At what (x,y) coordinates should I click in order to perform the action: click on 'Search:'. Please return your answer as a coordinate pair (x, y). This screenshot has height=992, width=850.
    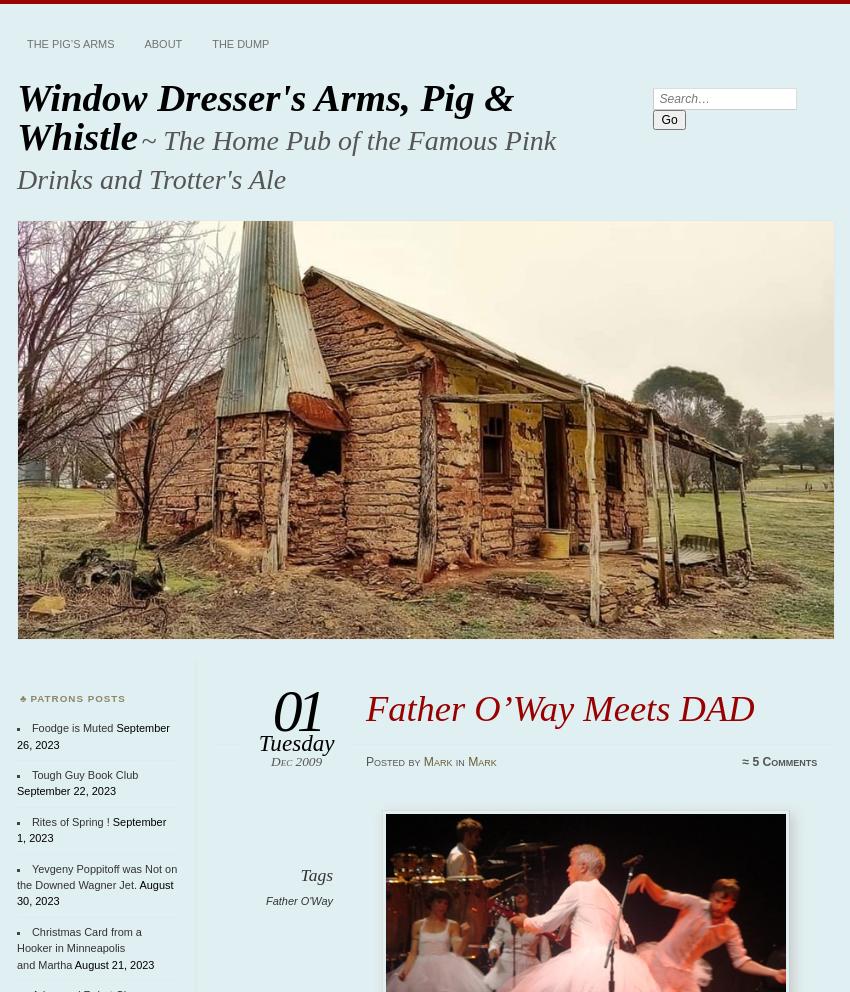
    Looking at the image, I should click on (673, 94).